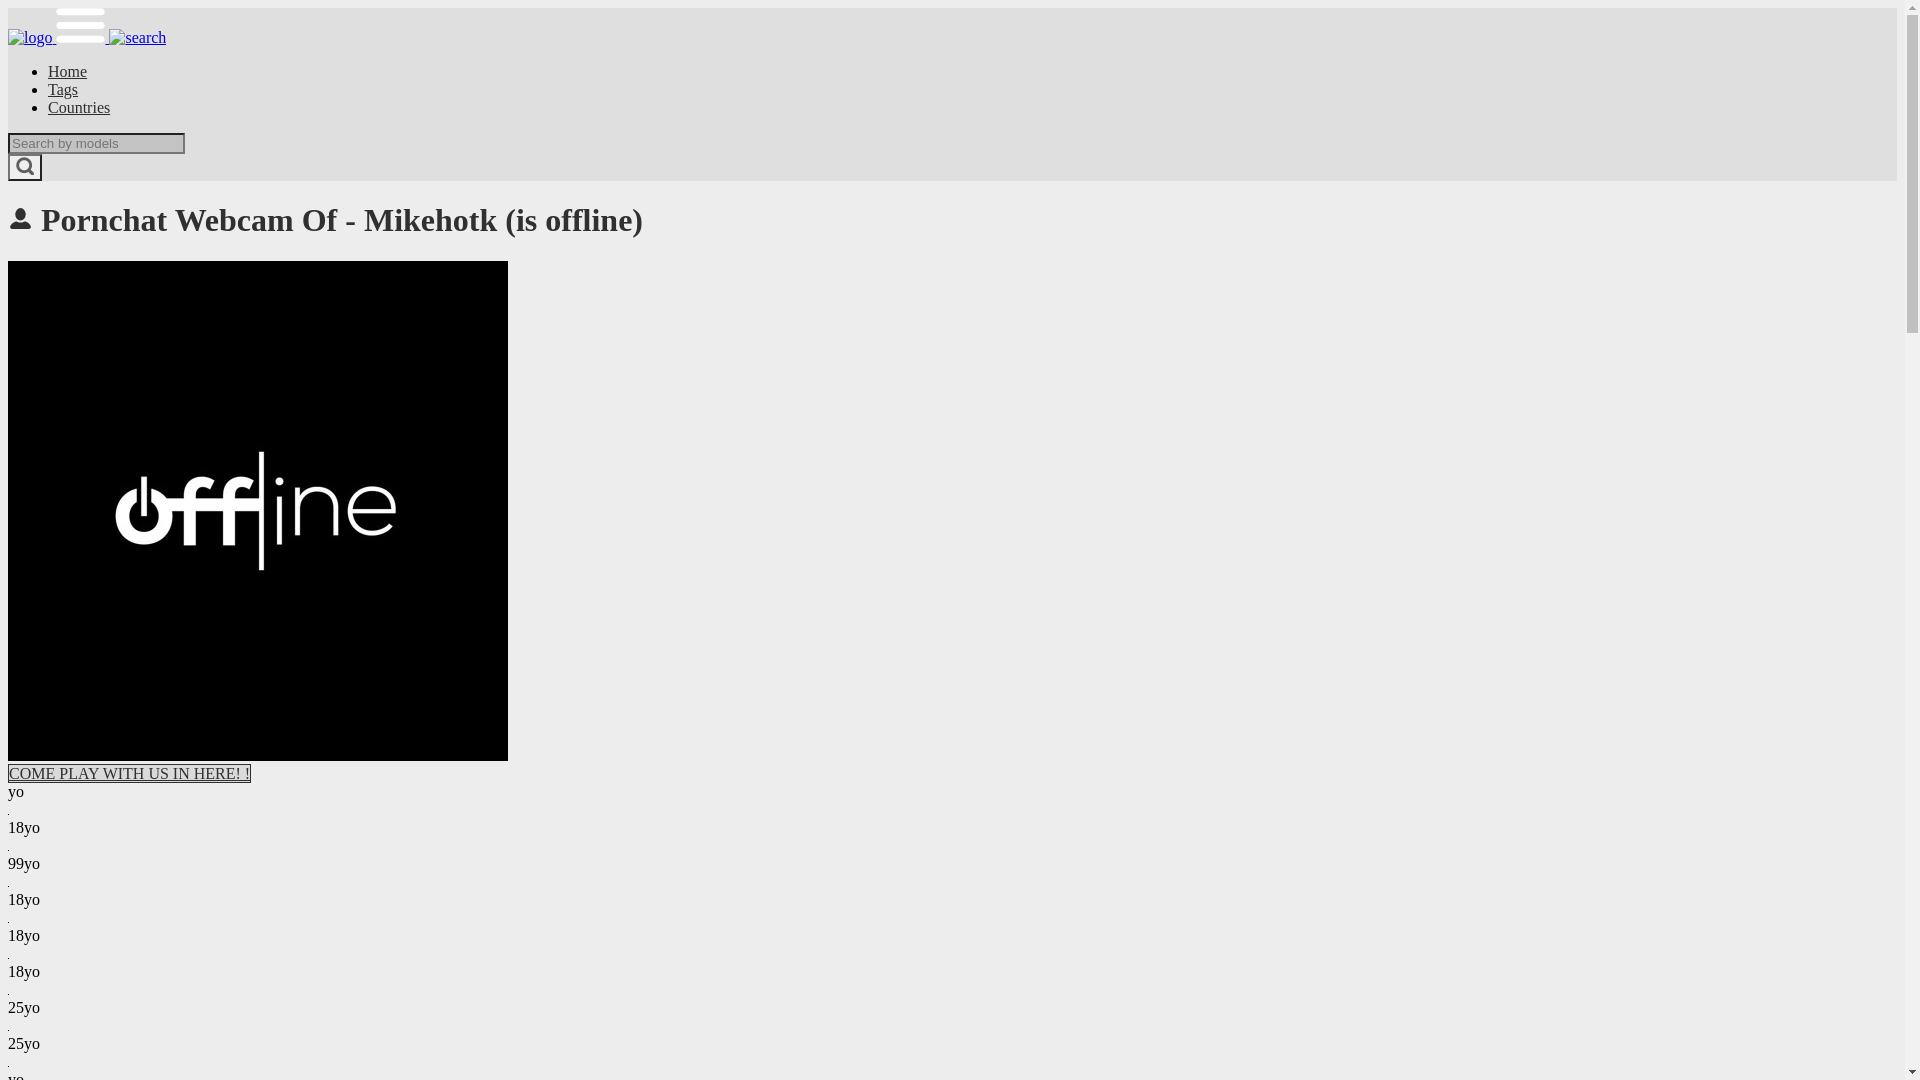  Describe the element at coordinates (67, 70) in the screenshot. I see `'Home'` at that location.